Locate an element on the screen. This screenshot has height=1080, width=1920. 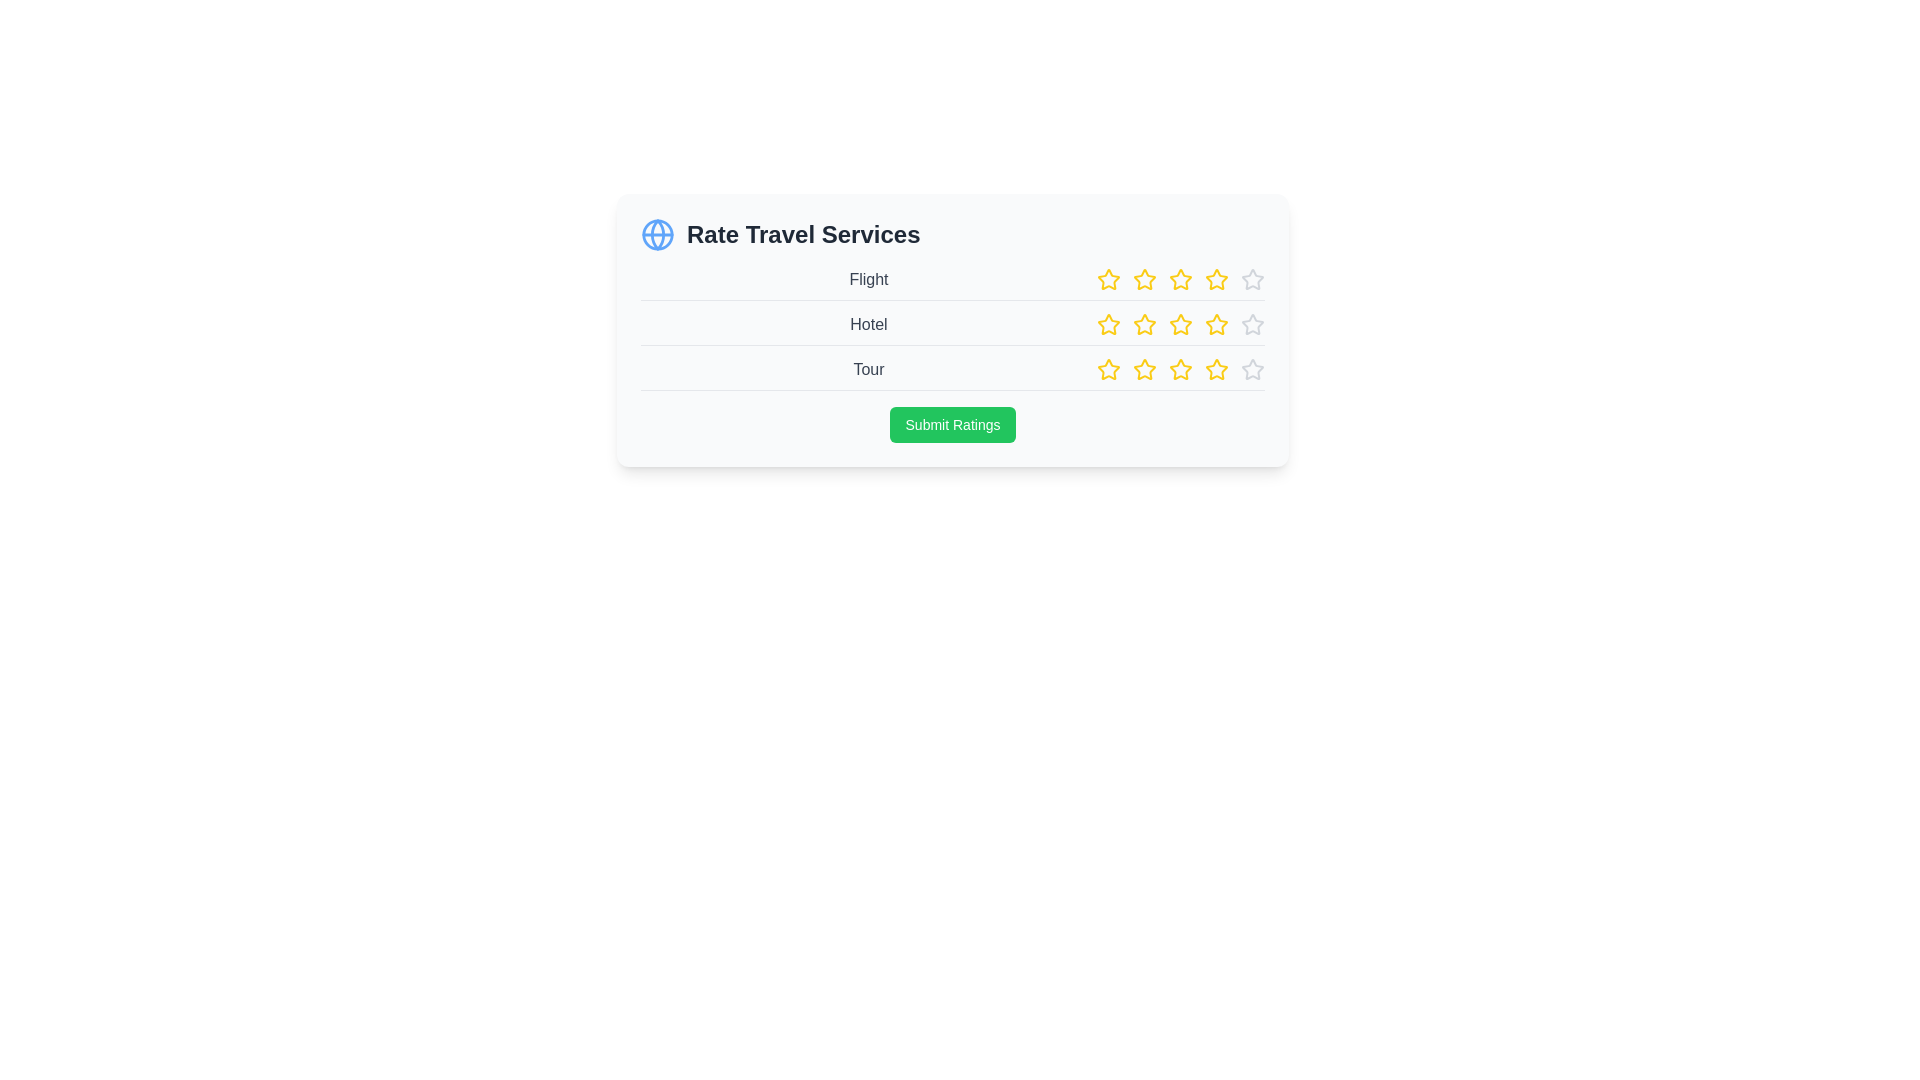
across the fourth yellow star icon in the 'Tour' rating row is located at coordinates (1216, 369).